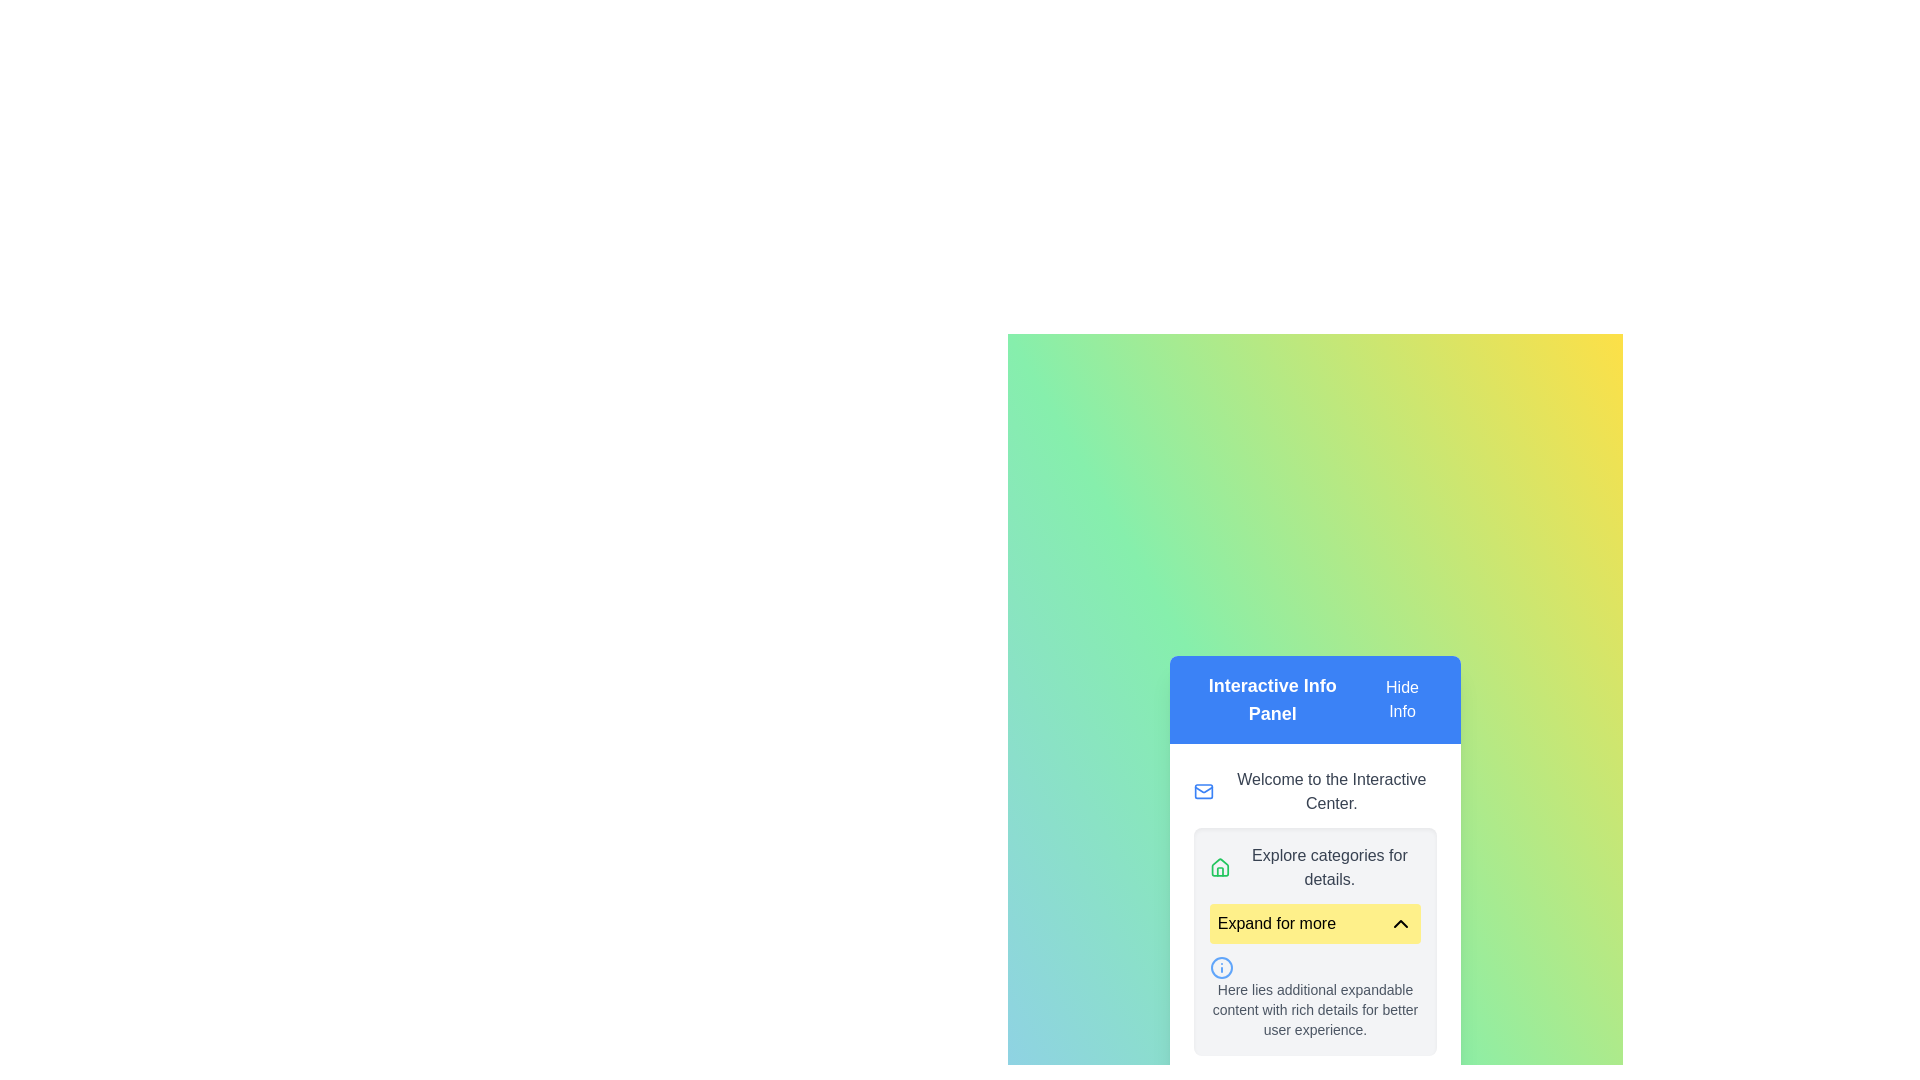 This screenshot has height=1080, width=1920. Describe the element at coordinates (1220, 967) in the screenshot. I see `the informational icon located at the bottom section of the expanded card` at that location.